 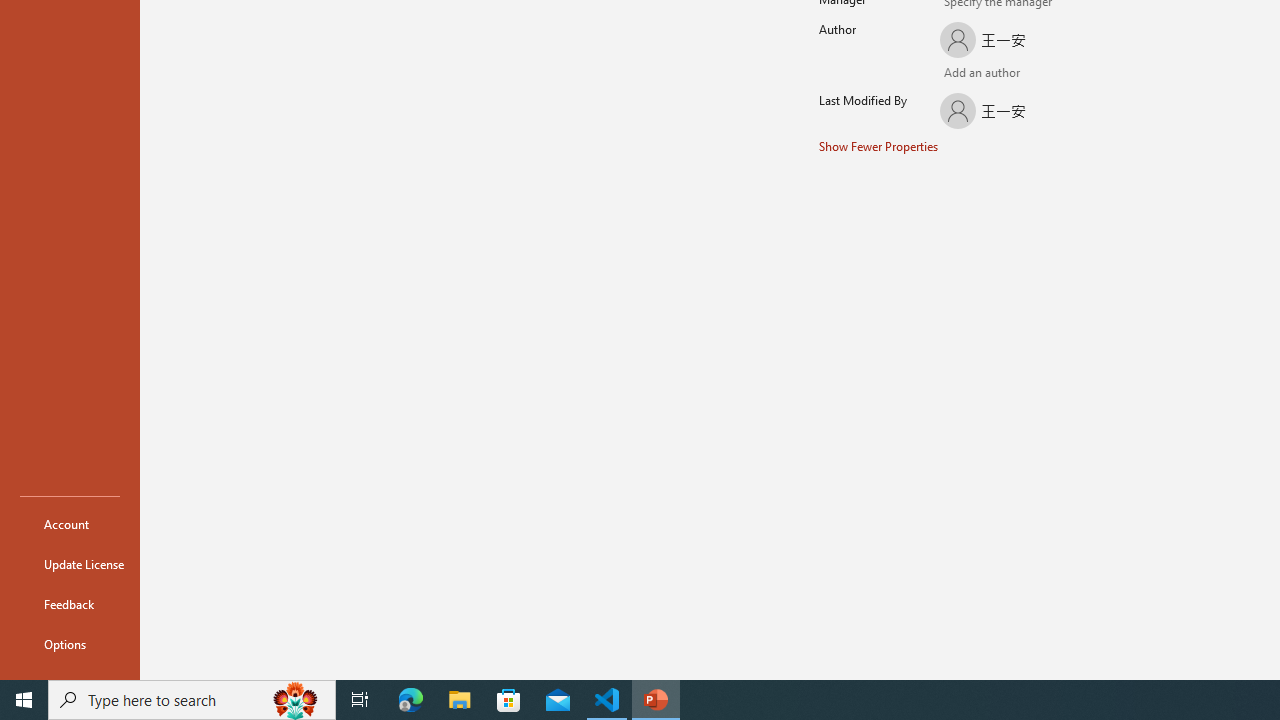 I want to click on 'Feedback', so click(x=69, y=603).